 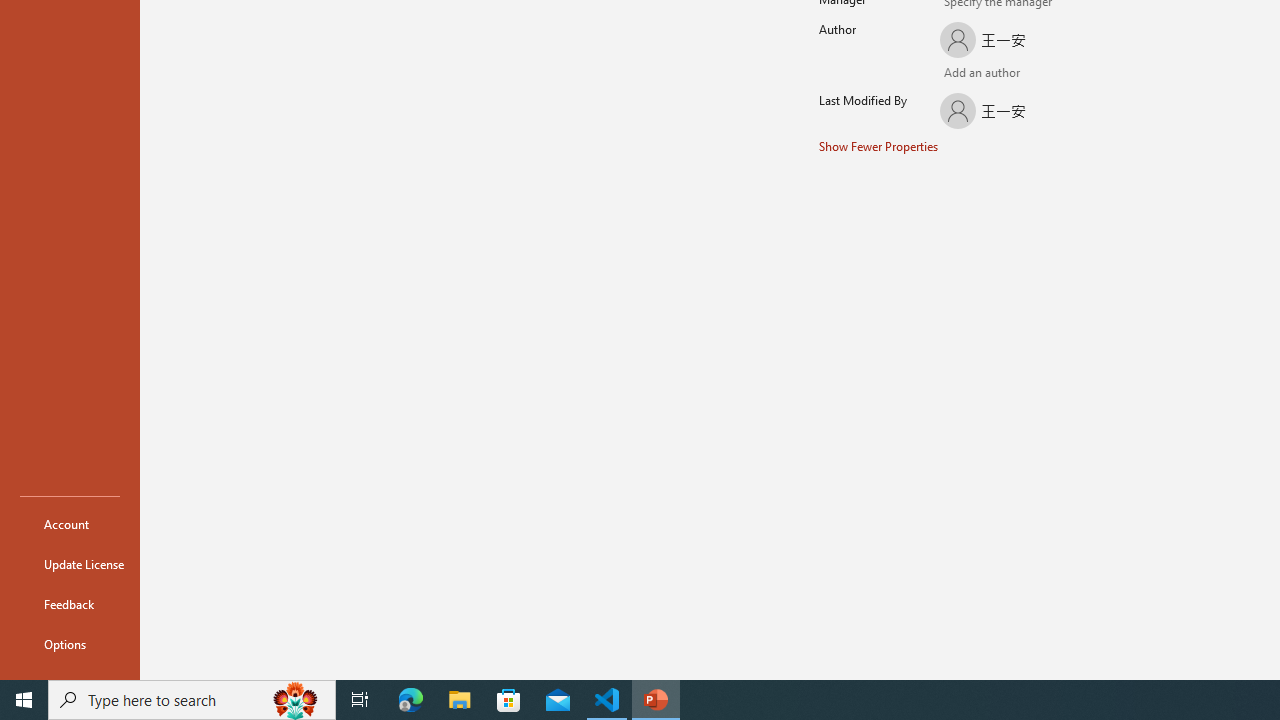 I want to click on 'Feedback', so click(x=69, y=603).